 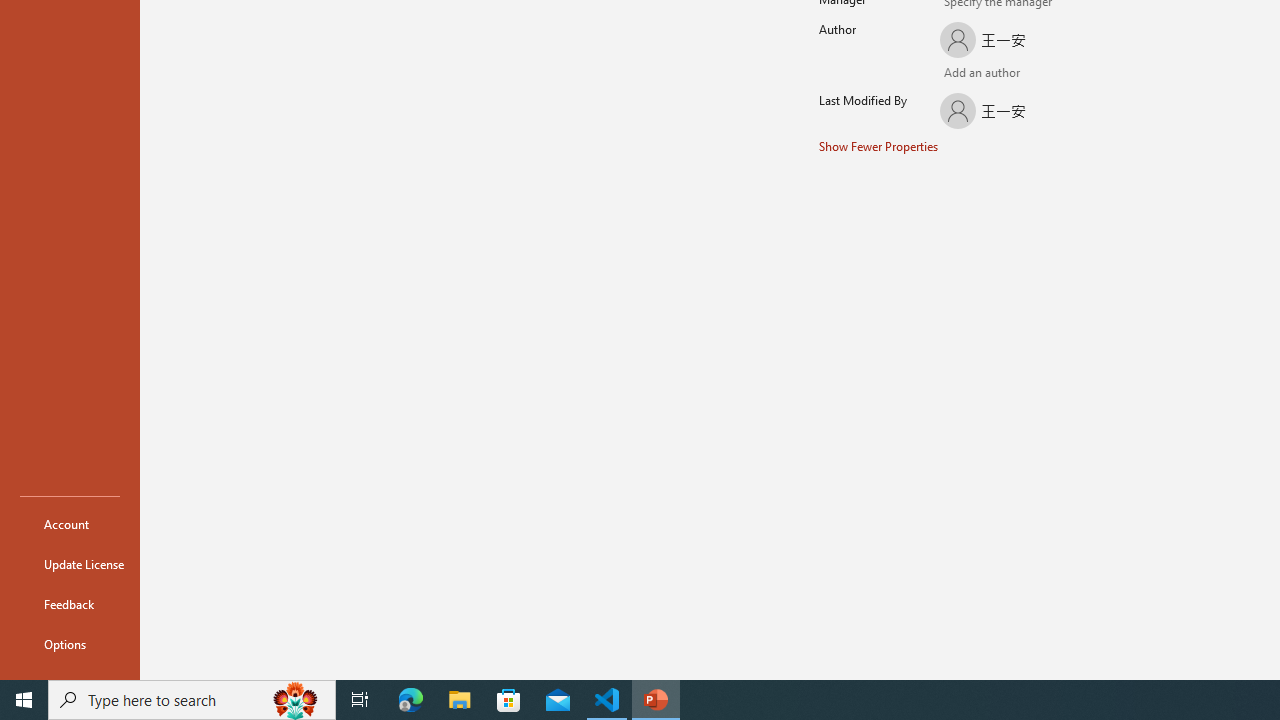 I want to click on 'Feedback', so click(x=69, y=603).